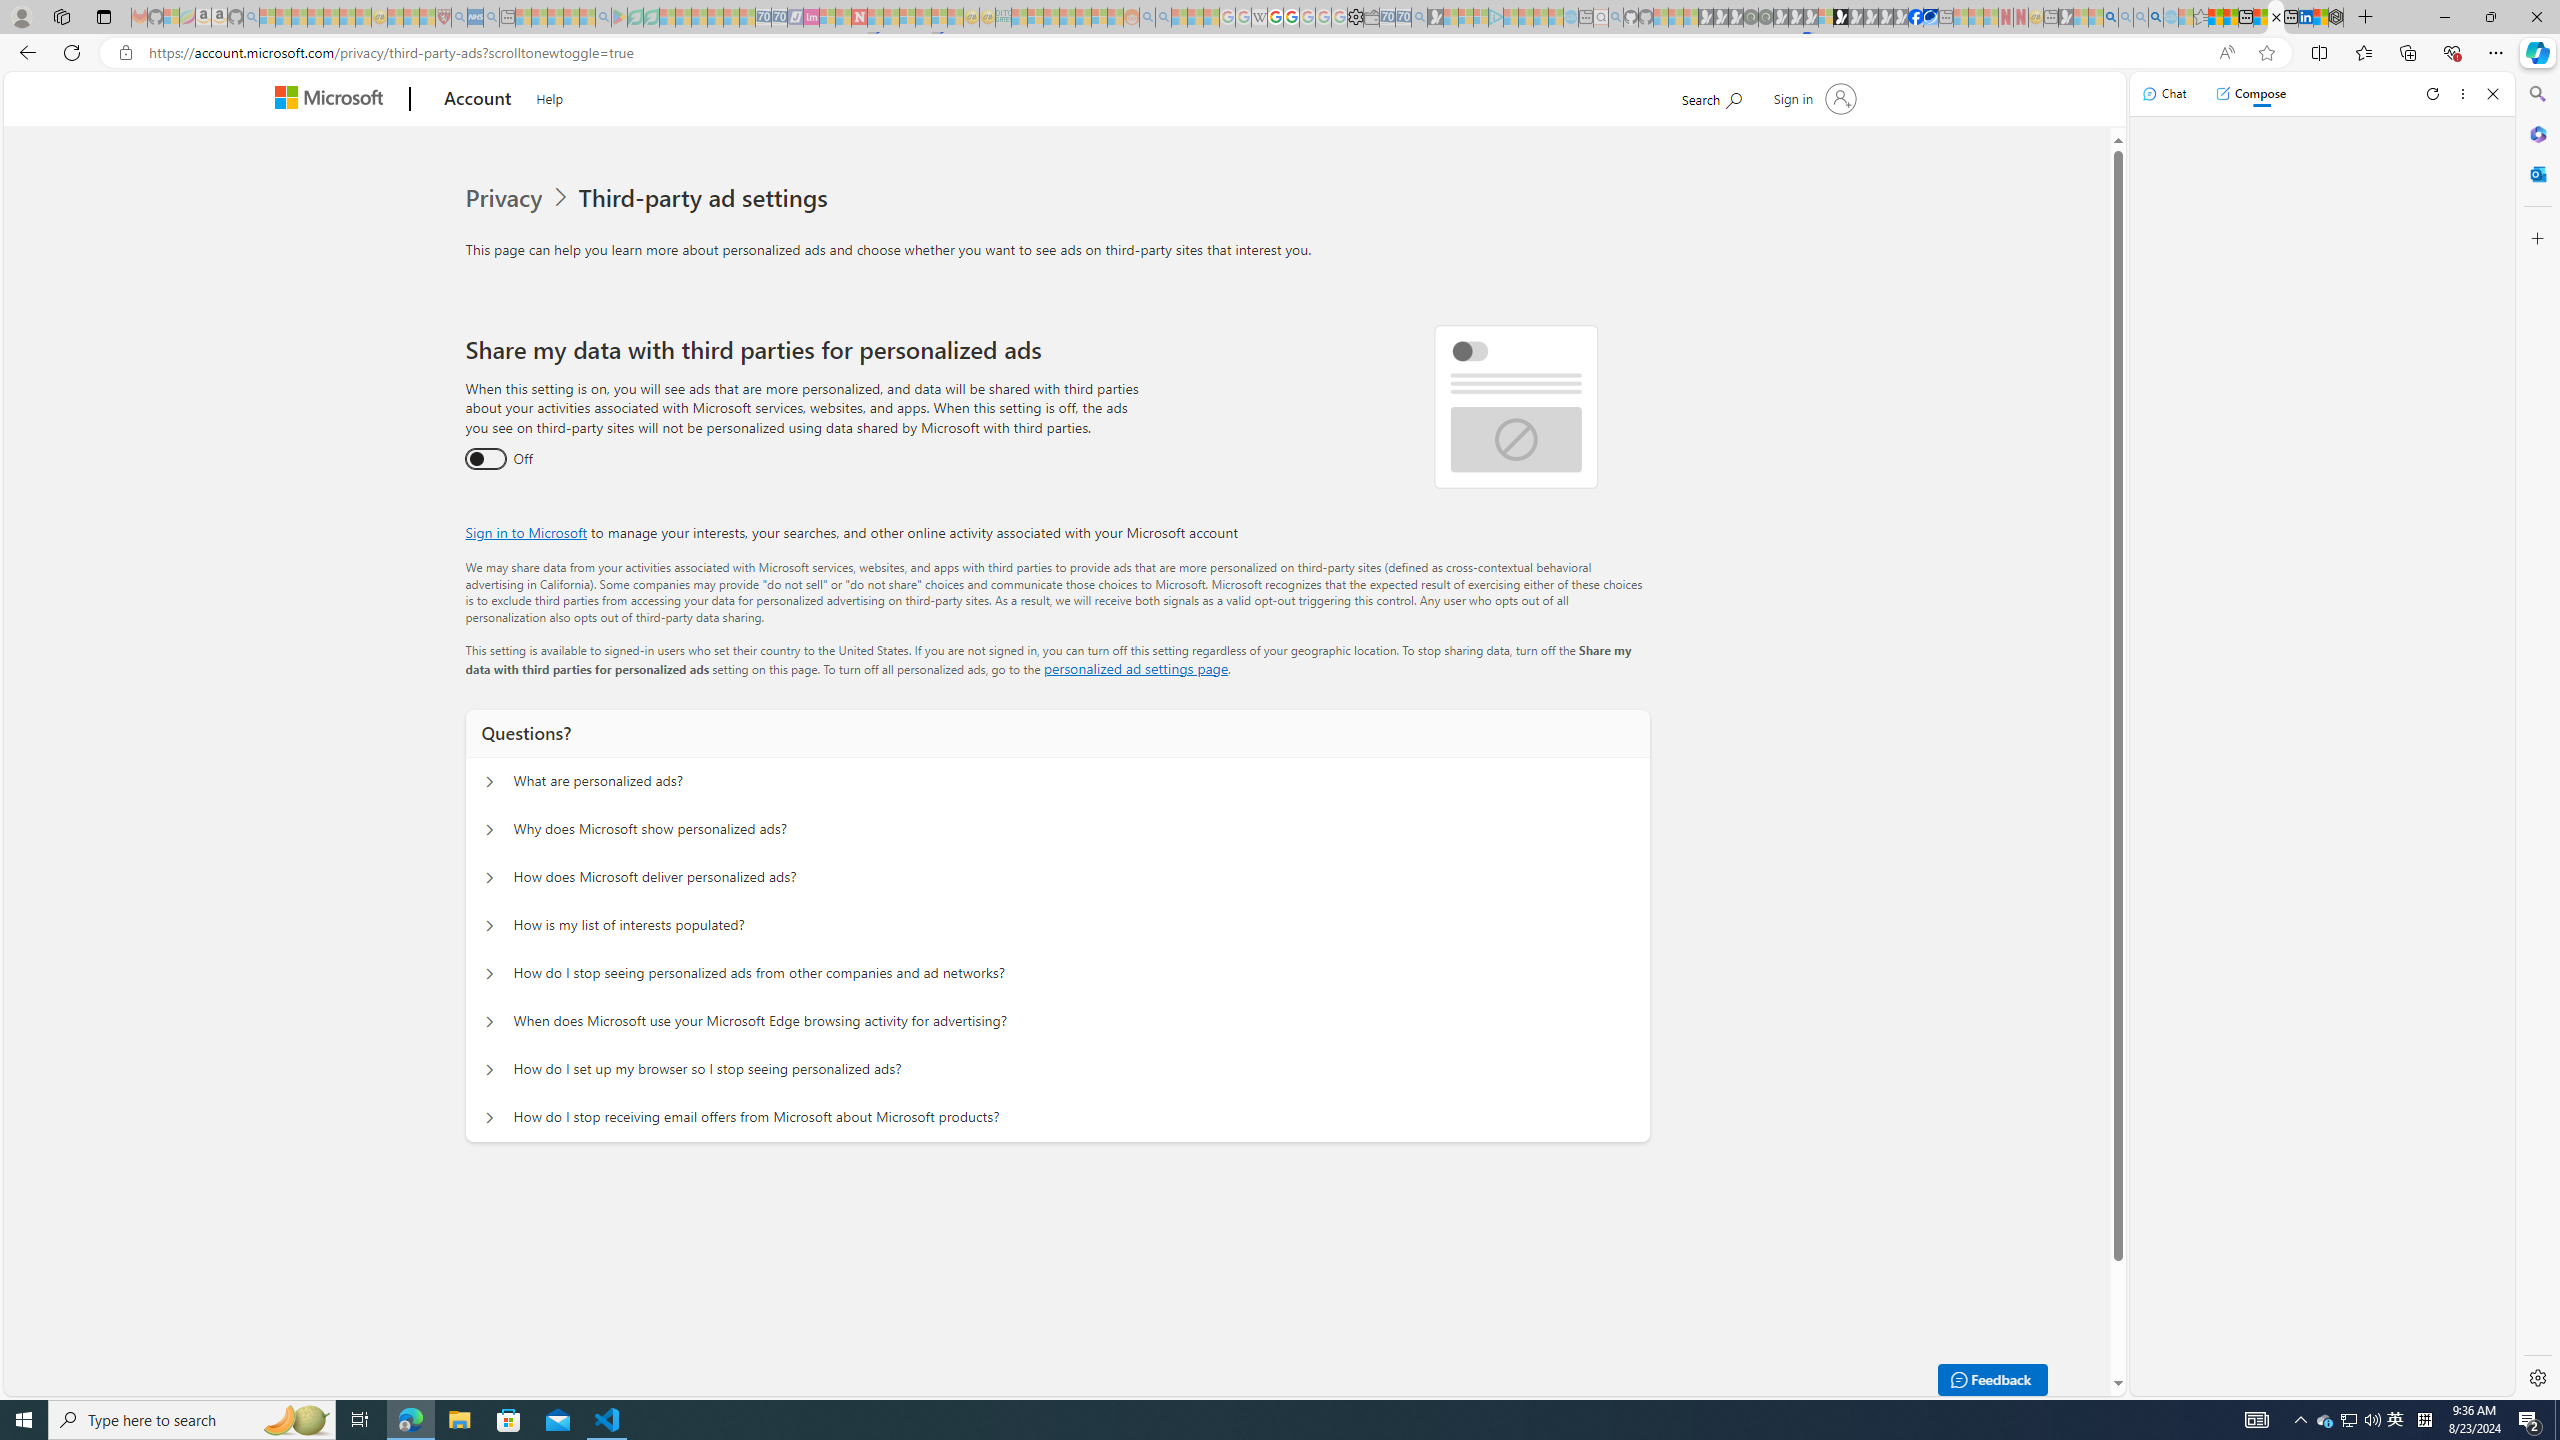  What do you see at coordinates (2155, 16) in the screenshot?
I see `'Google Chrome Internet Browser Download - Search Images'` at bounding box center [2155, 16].